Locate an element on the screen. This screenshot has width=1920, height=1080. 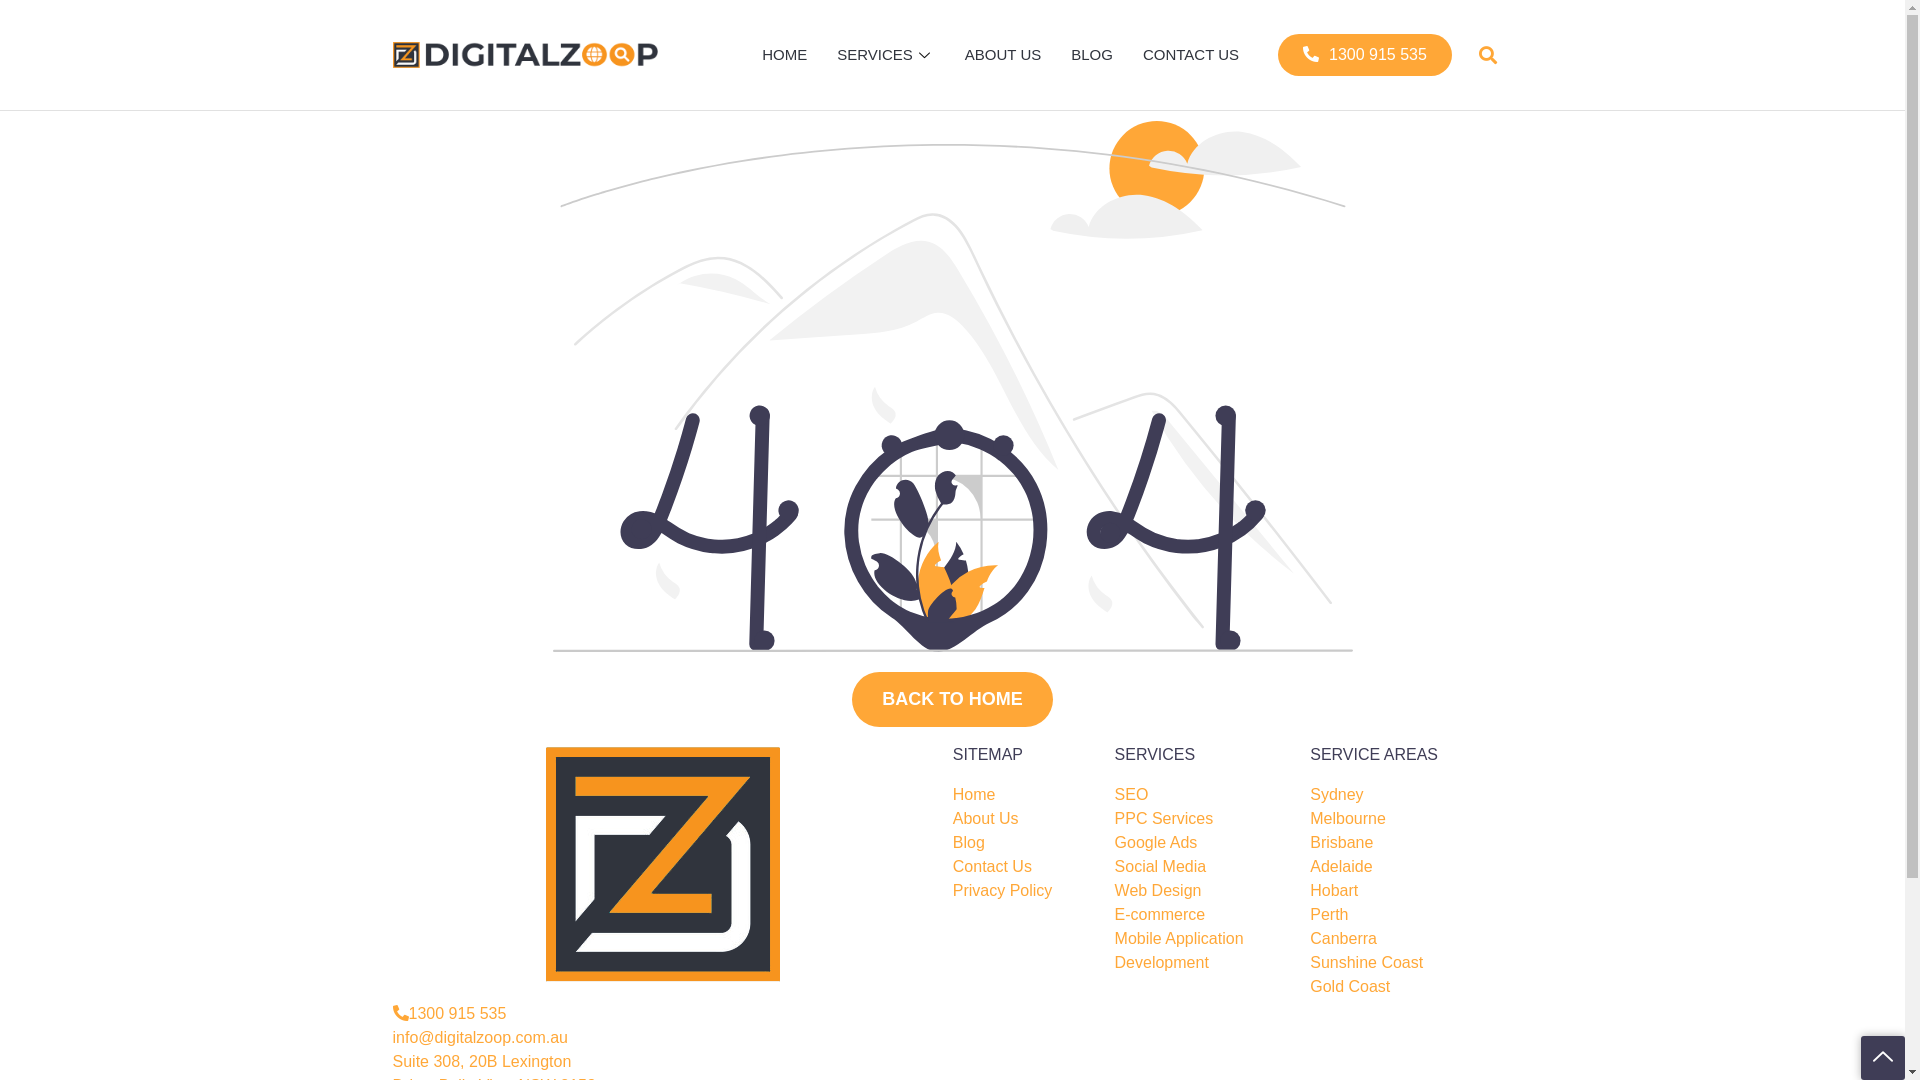
'Contact Us' is located at coordinates (952, 866).